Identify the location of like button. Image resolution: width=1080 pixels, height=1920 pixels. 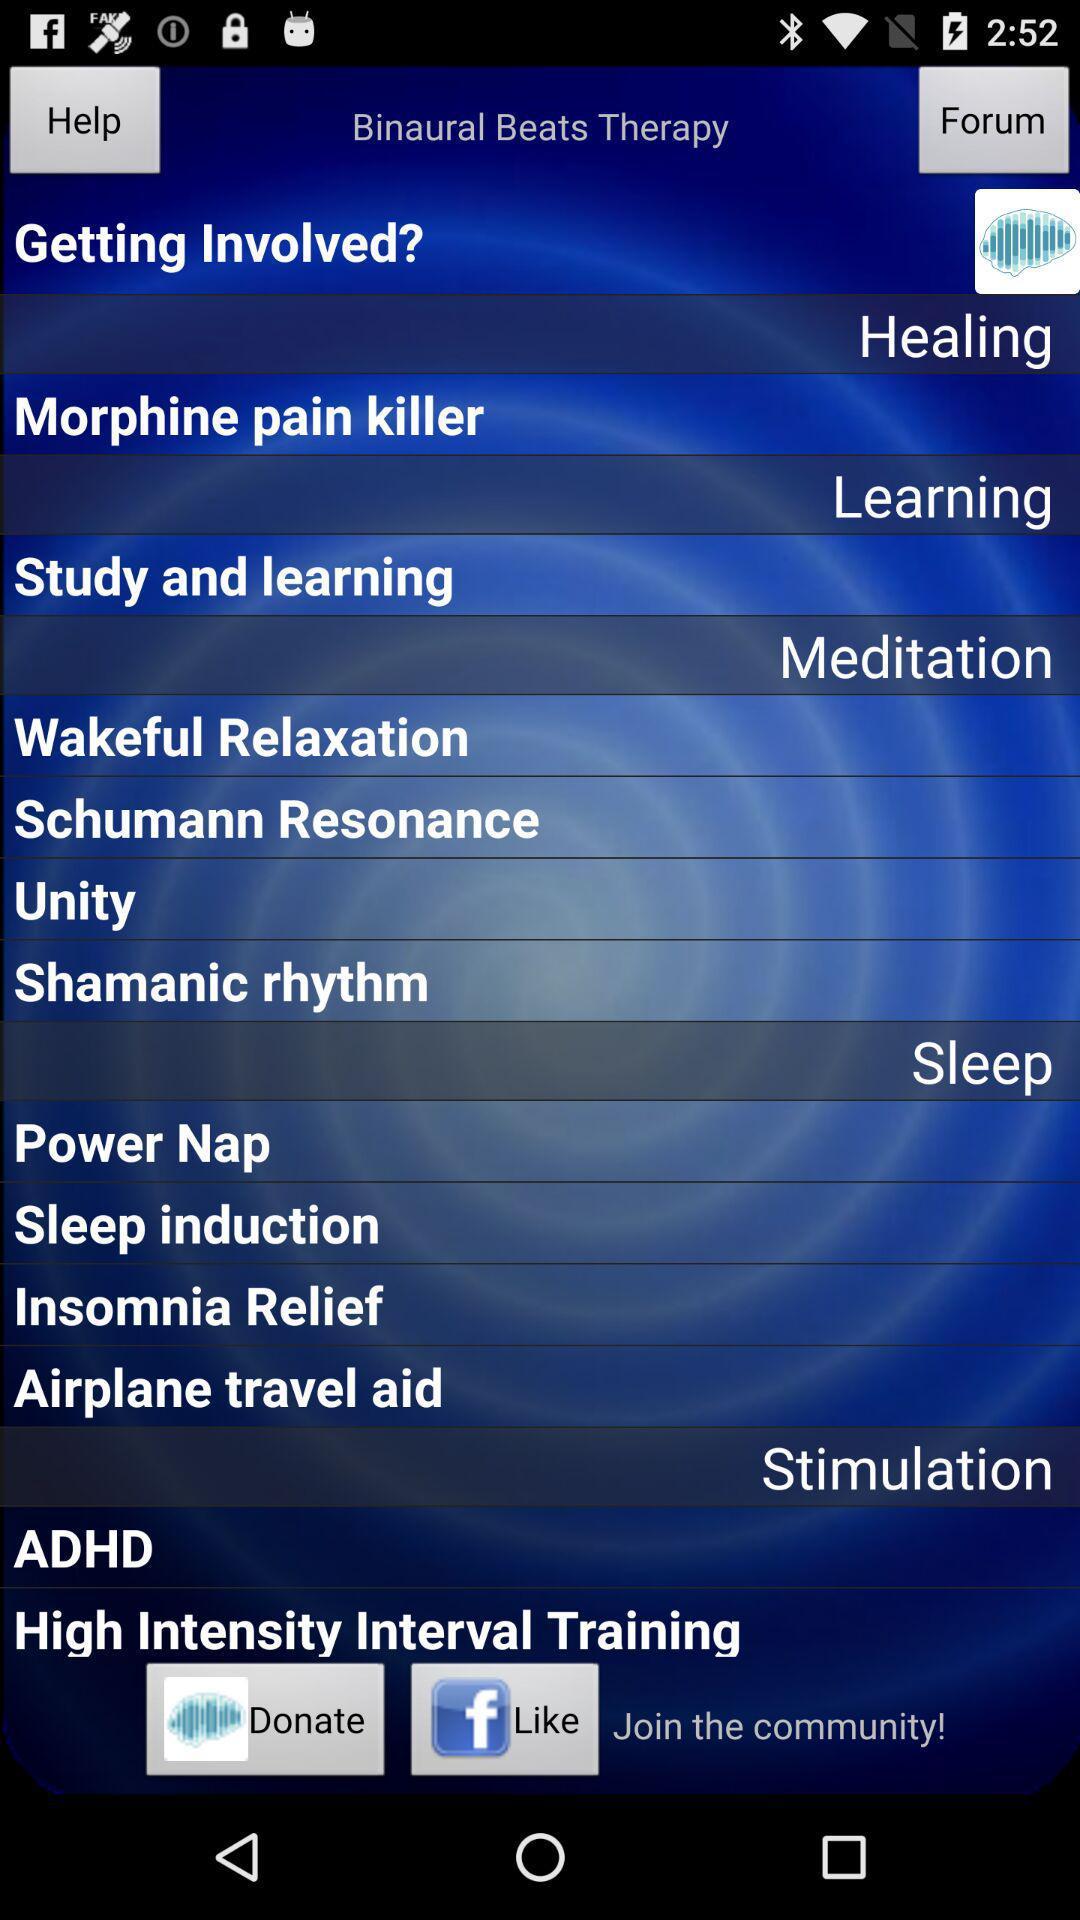
(504, 1724).